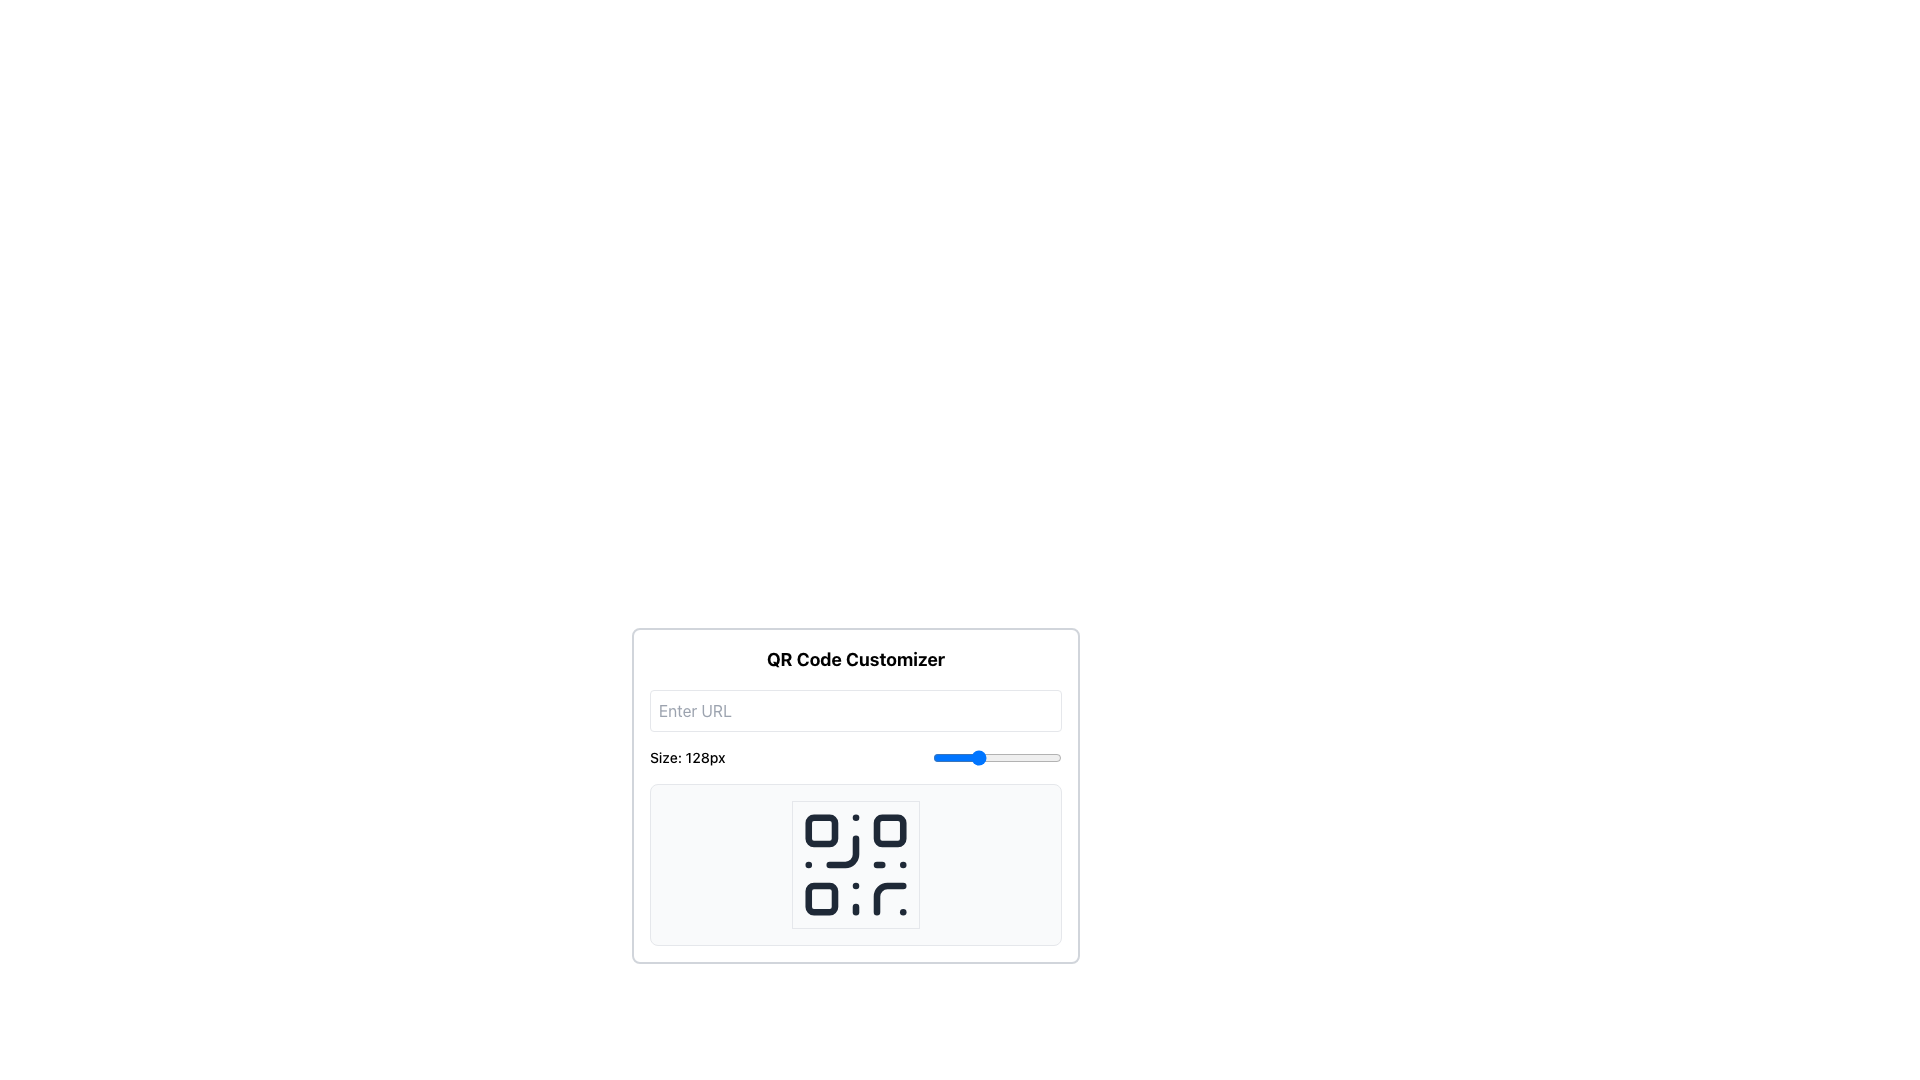 This screenshot has width=1920, height=1080. What do you see at coordinates (1013, 758) in the screenshot?
I see `the size` at bounding box center [1013, 758].